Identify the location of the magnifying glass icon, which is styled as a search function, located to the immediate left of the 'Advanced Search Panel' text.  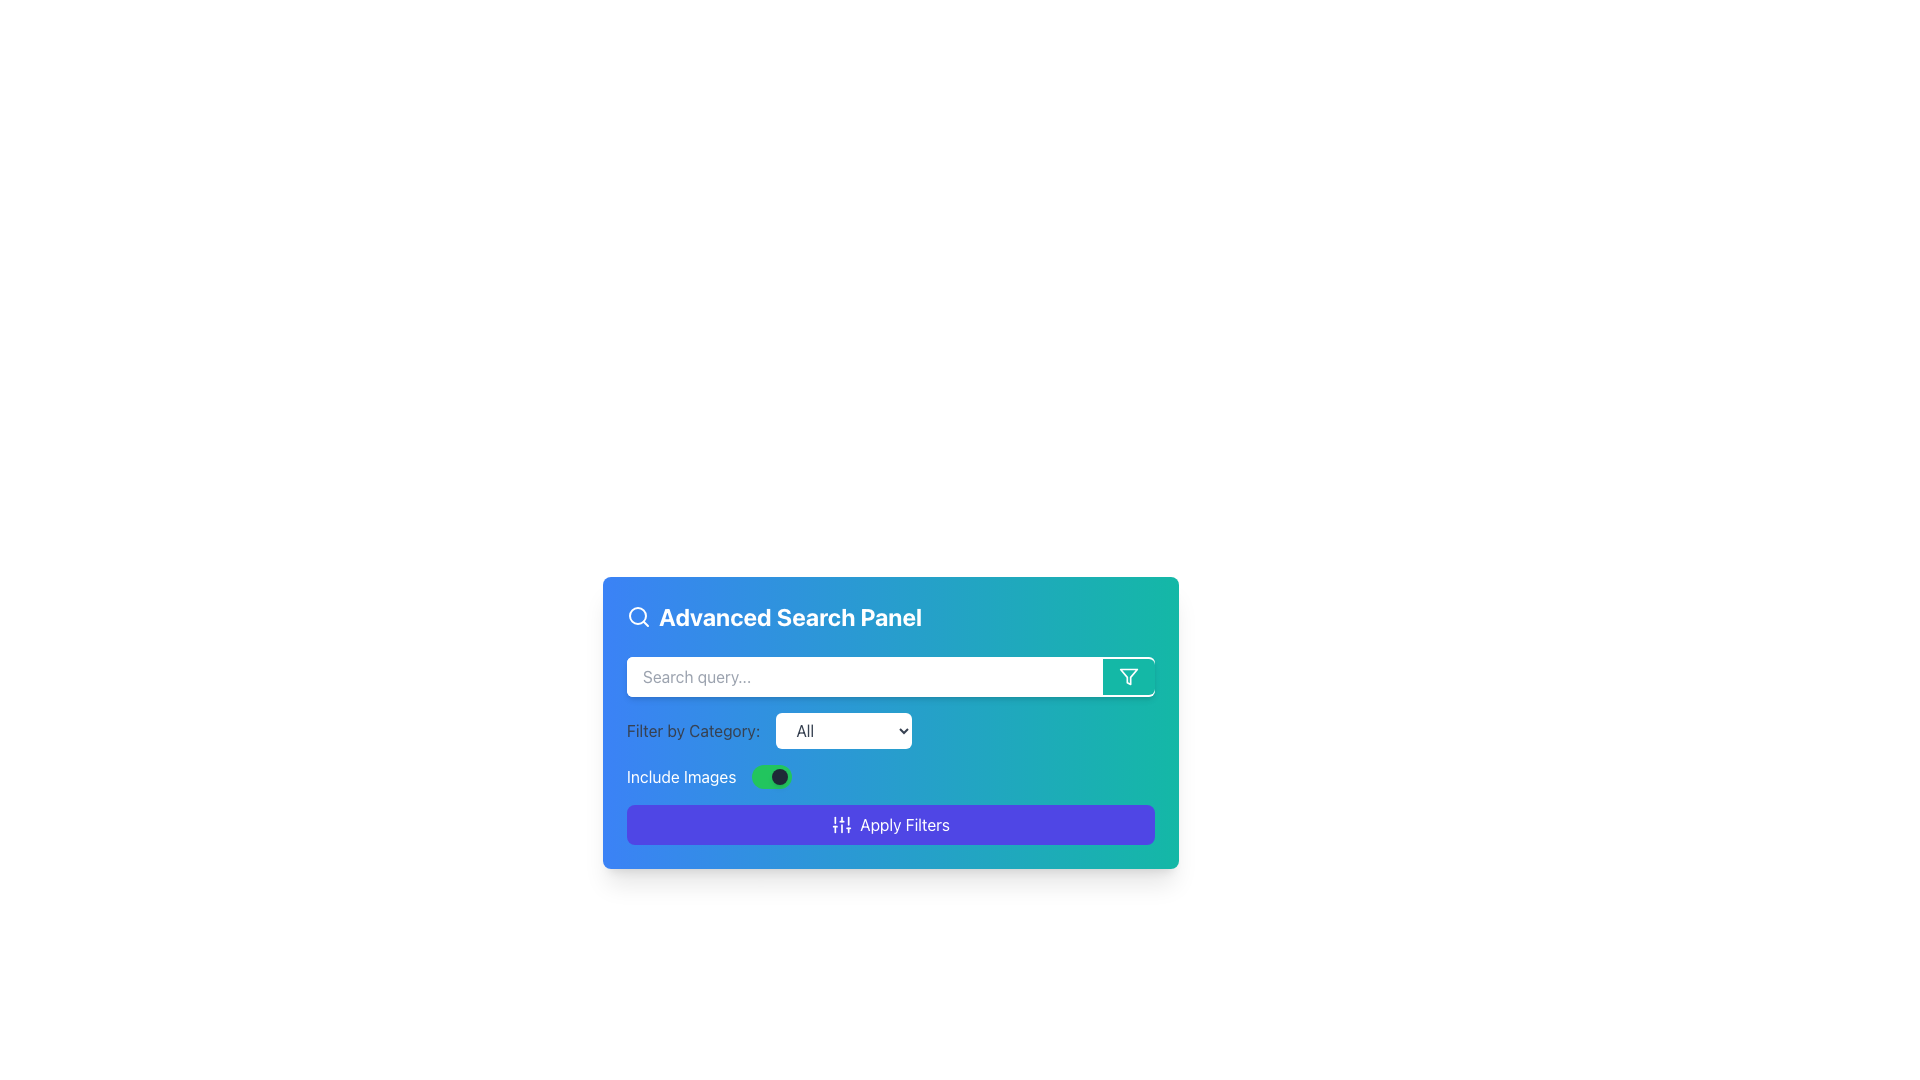
(637, 616).